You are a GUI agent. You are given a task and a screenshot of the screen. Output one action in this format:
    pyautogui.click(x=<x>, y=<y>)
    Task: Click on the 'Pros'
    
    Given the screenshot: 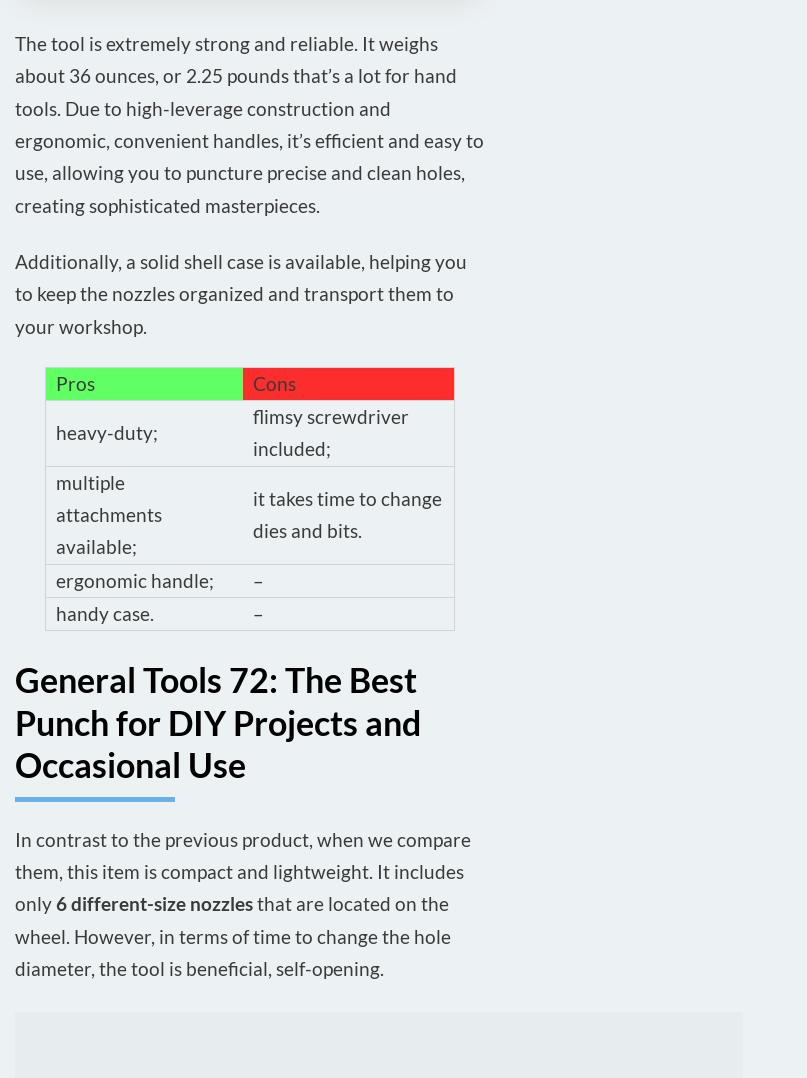 What is the action you would take?
    pyautogui.click(x=75, y=382)
    